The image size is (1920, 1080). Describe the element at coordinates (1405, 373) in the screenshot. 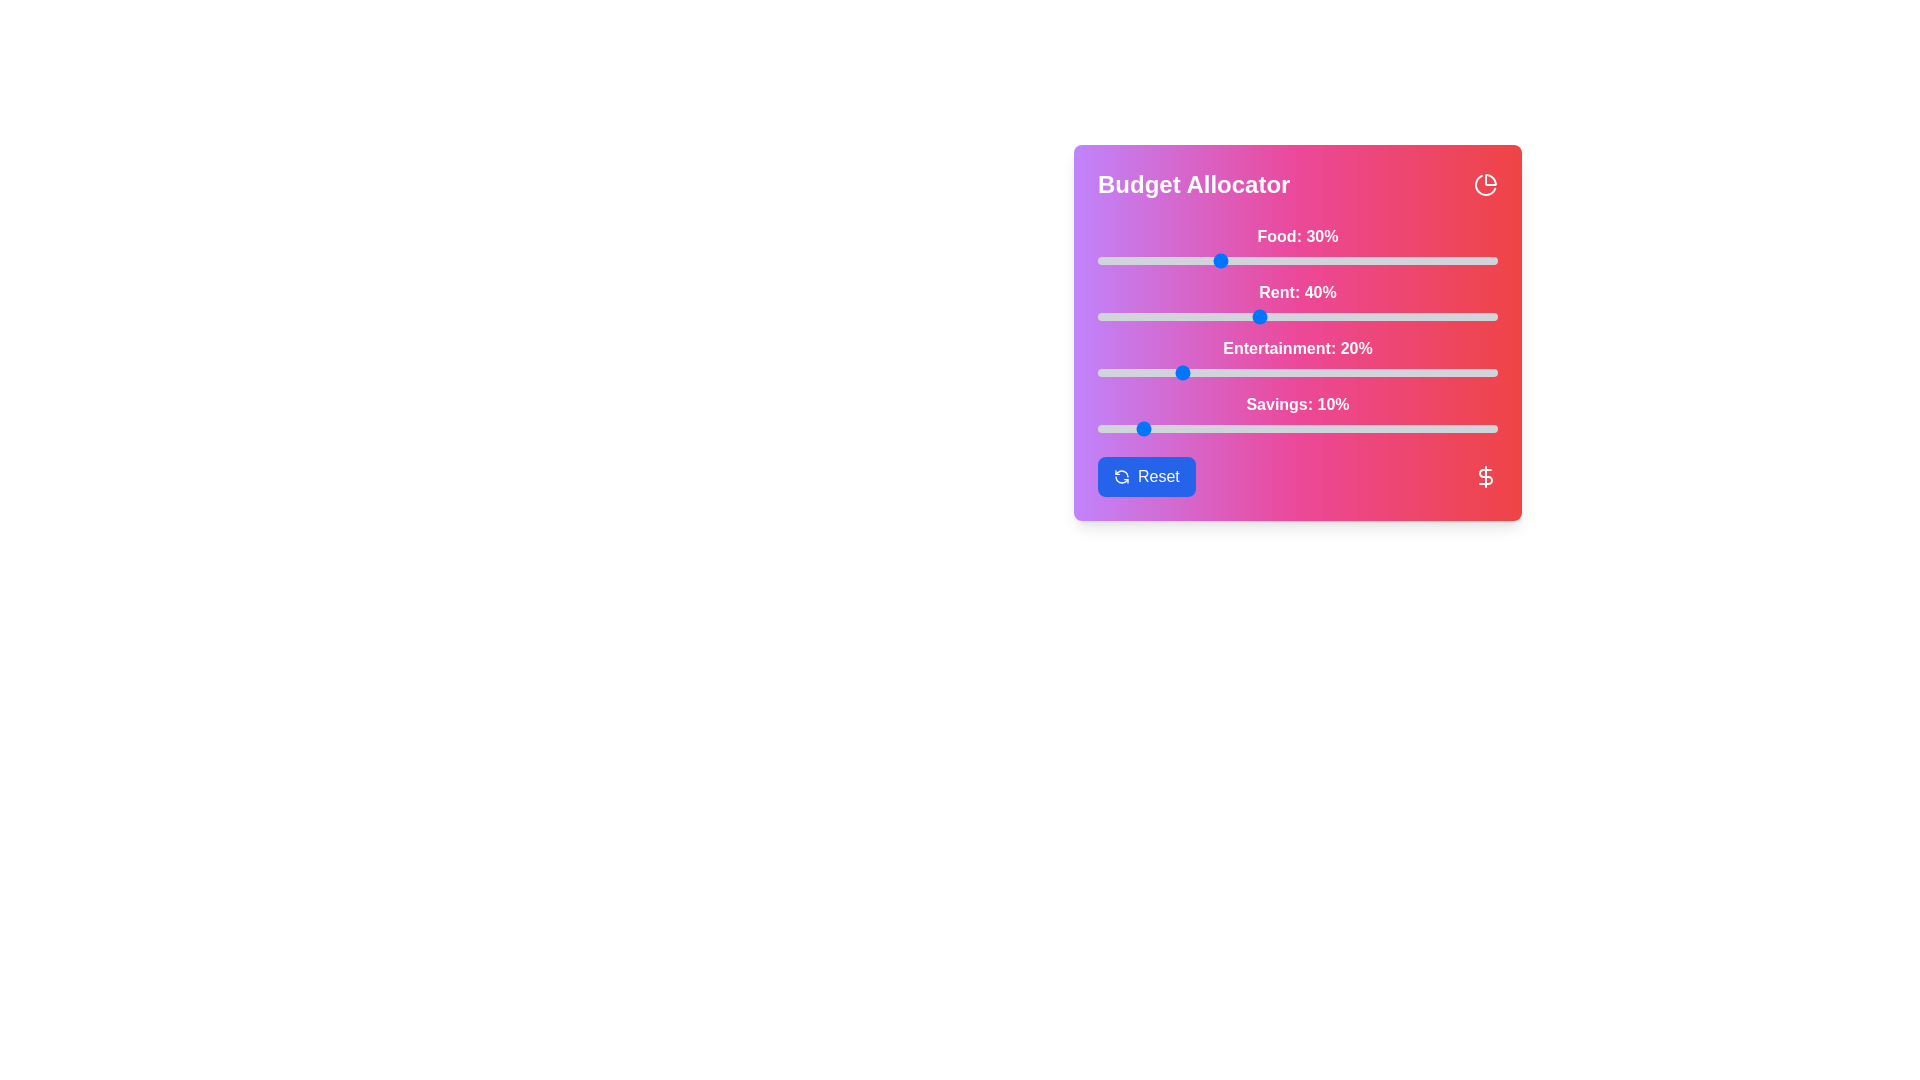

I see `the slider value` at that location.